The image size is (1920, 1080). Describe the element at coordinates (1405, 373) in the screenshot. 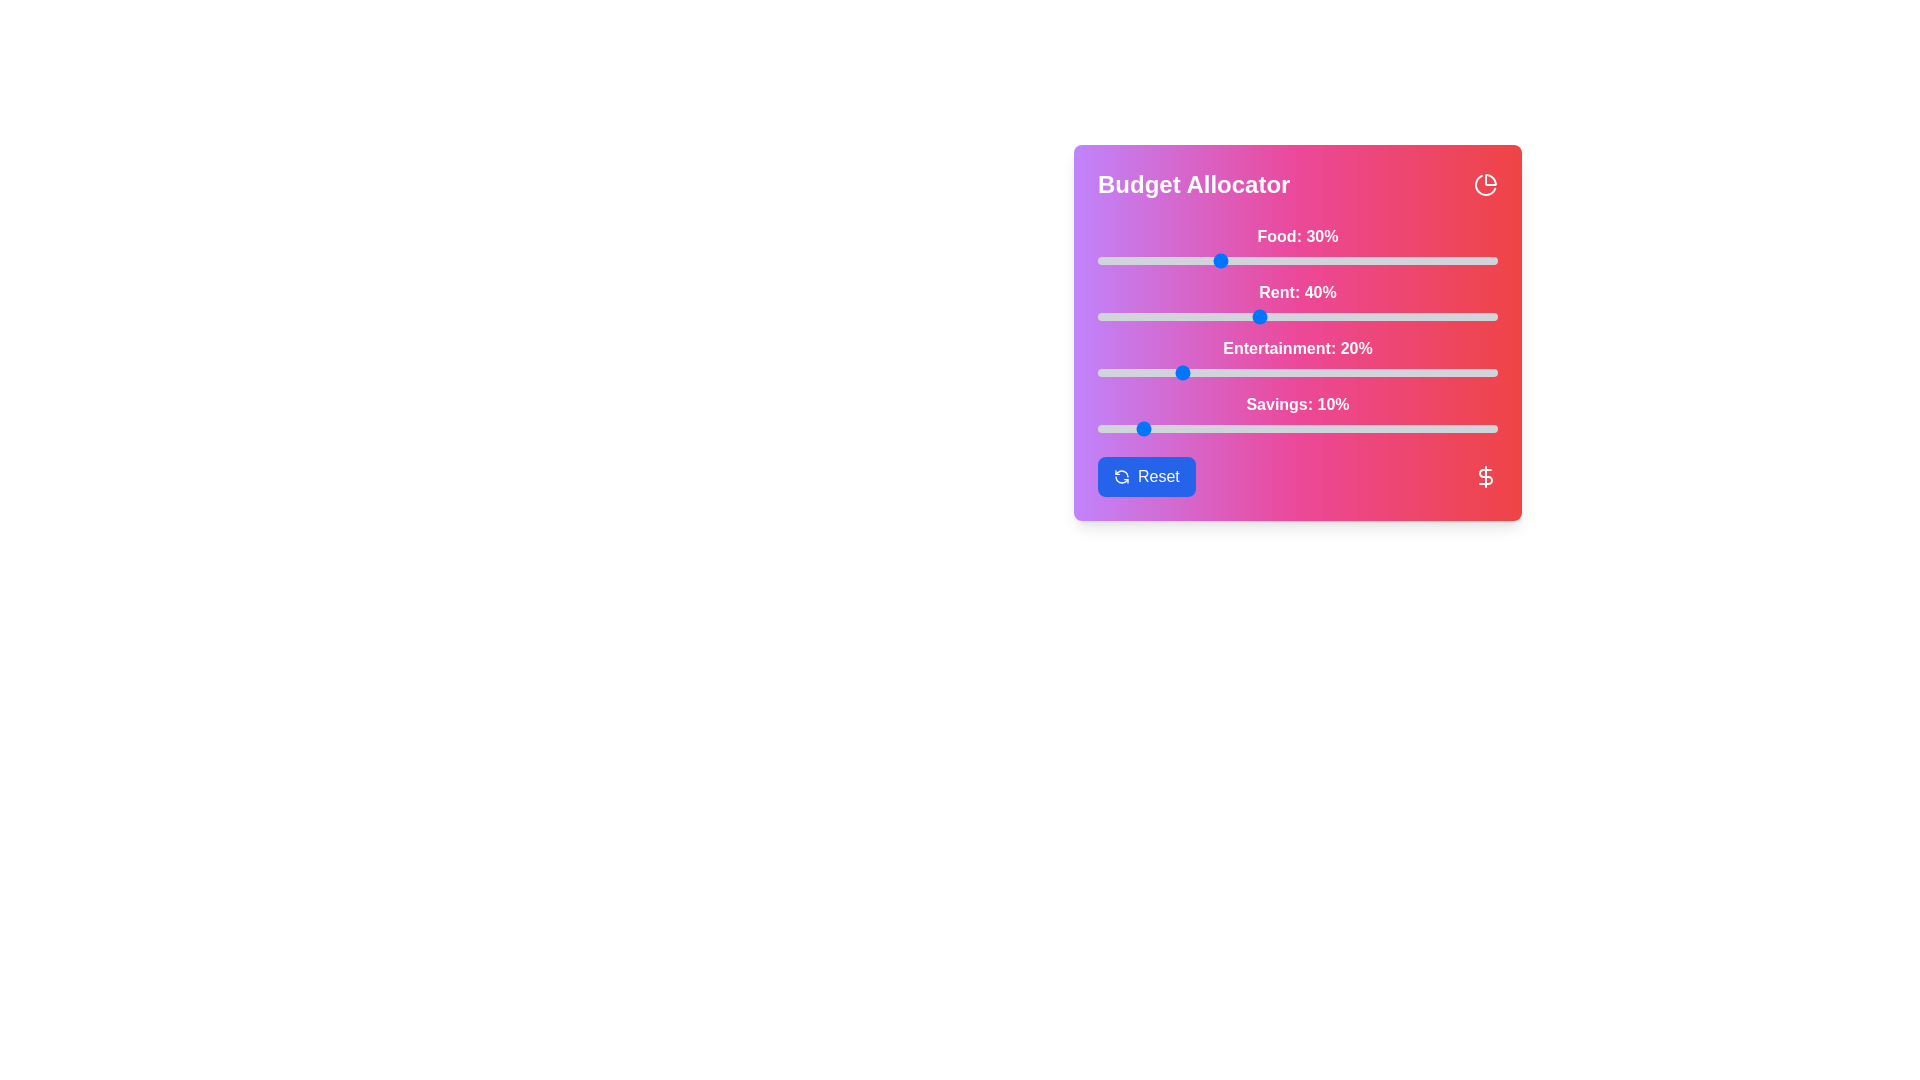

I see `the slider value` at that location.